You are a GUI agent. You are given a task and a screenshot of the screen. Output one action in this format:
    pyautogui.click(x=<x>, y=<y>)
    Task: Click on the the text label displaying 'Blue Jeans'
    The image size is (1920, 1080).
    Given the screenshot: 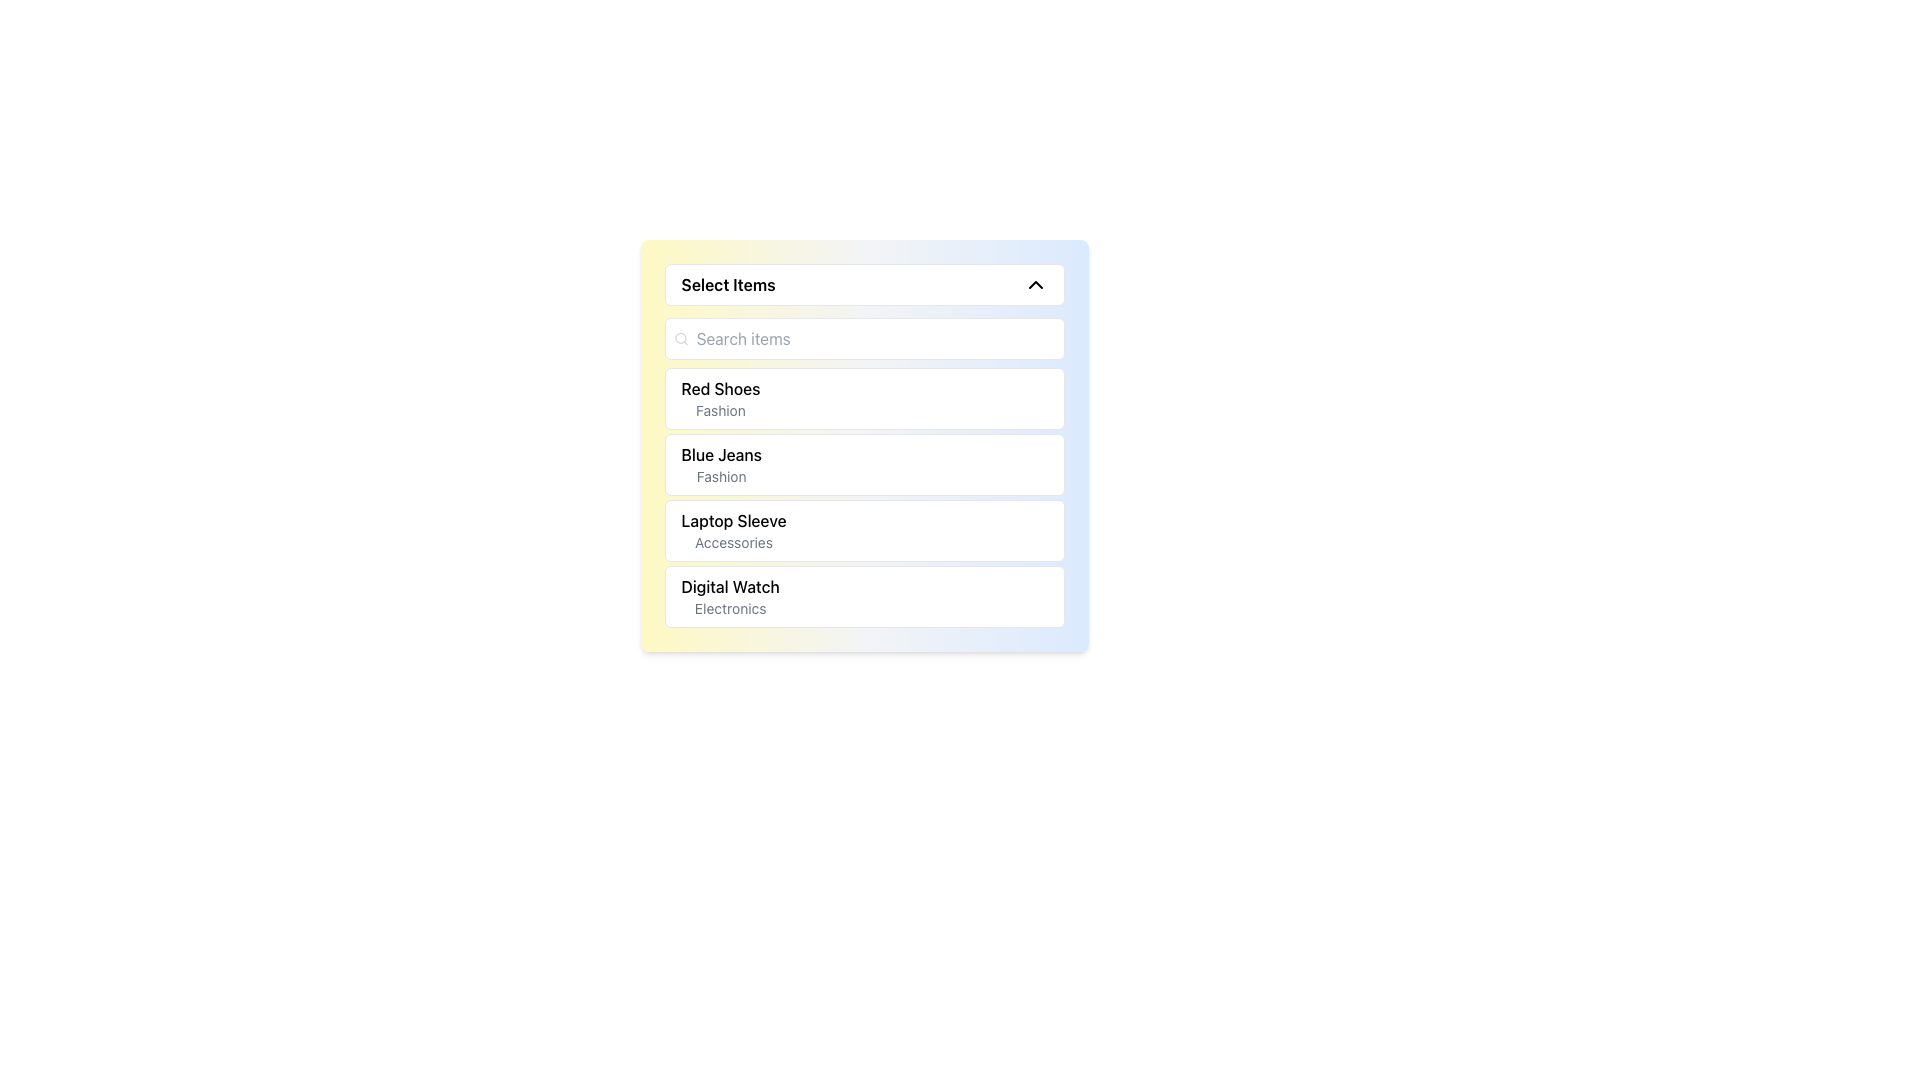 What is the action you would take?
    pyautogui.click(x=720, y=455)
    